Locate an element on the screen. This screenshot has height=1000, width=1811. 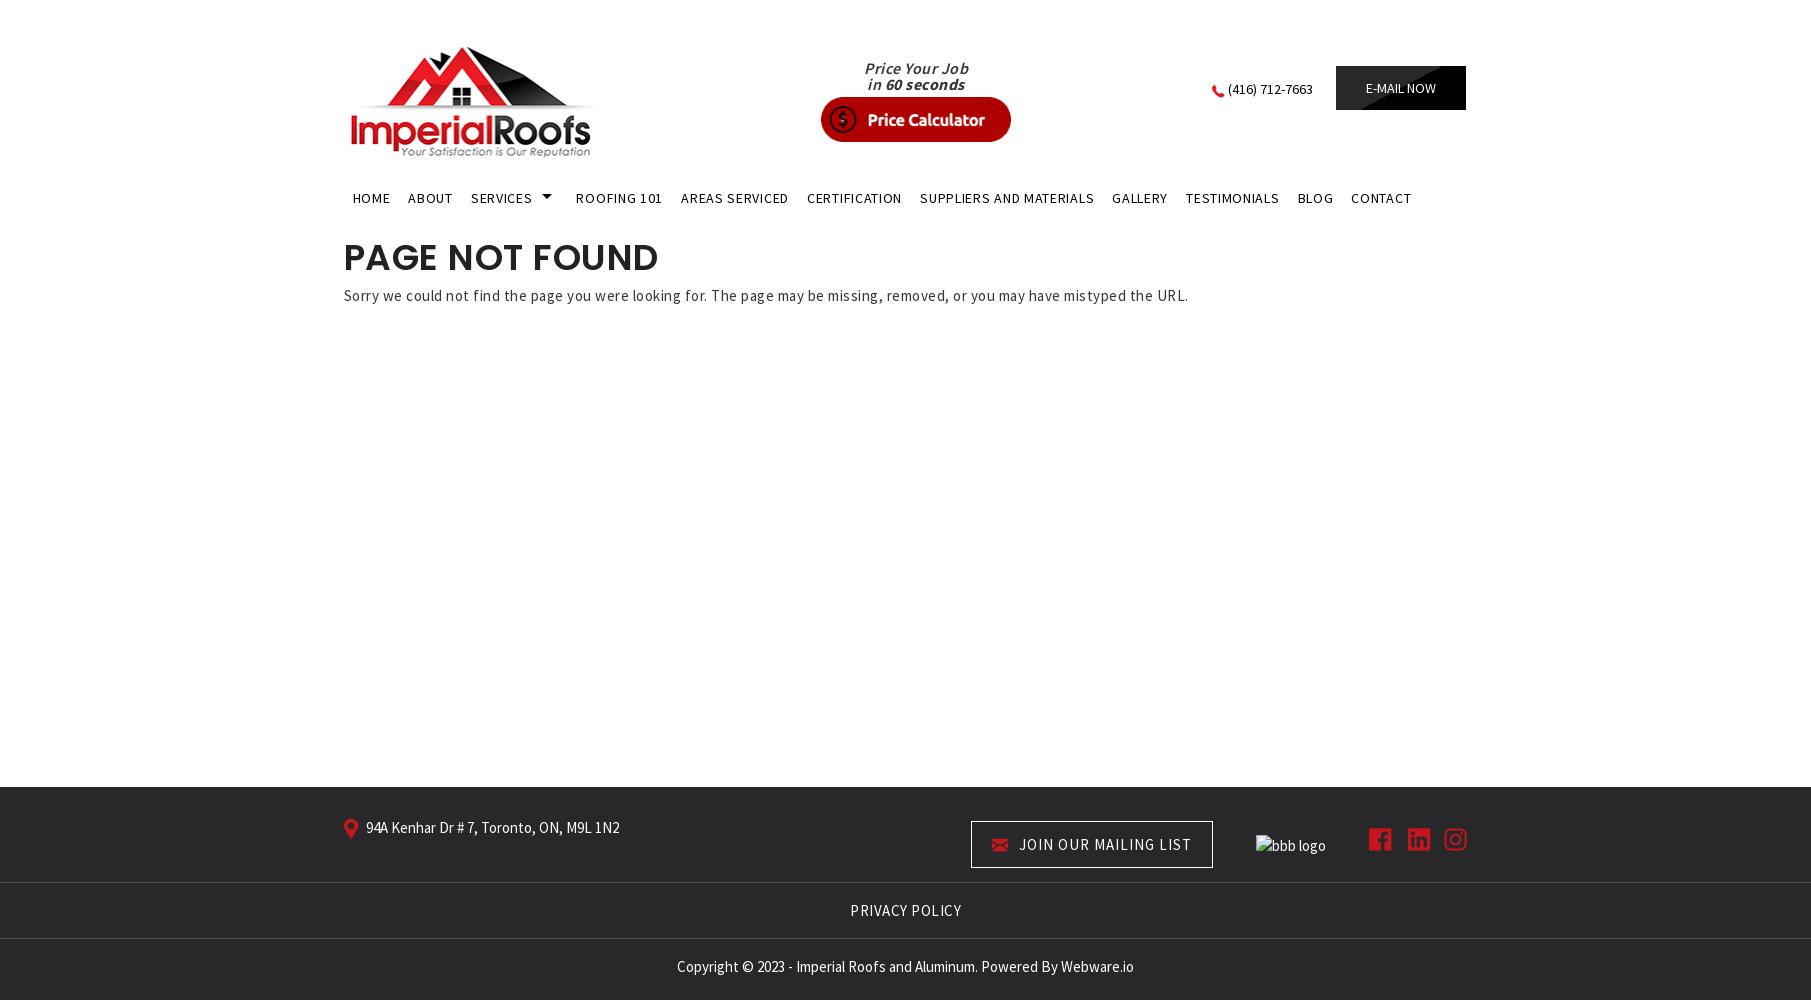
'Webware.io' is located at coordinates (1097, 964).